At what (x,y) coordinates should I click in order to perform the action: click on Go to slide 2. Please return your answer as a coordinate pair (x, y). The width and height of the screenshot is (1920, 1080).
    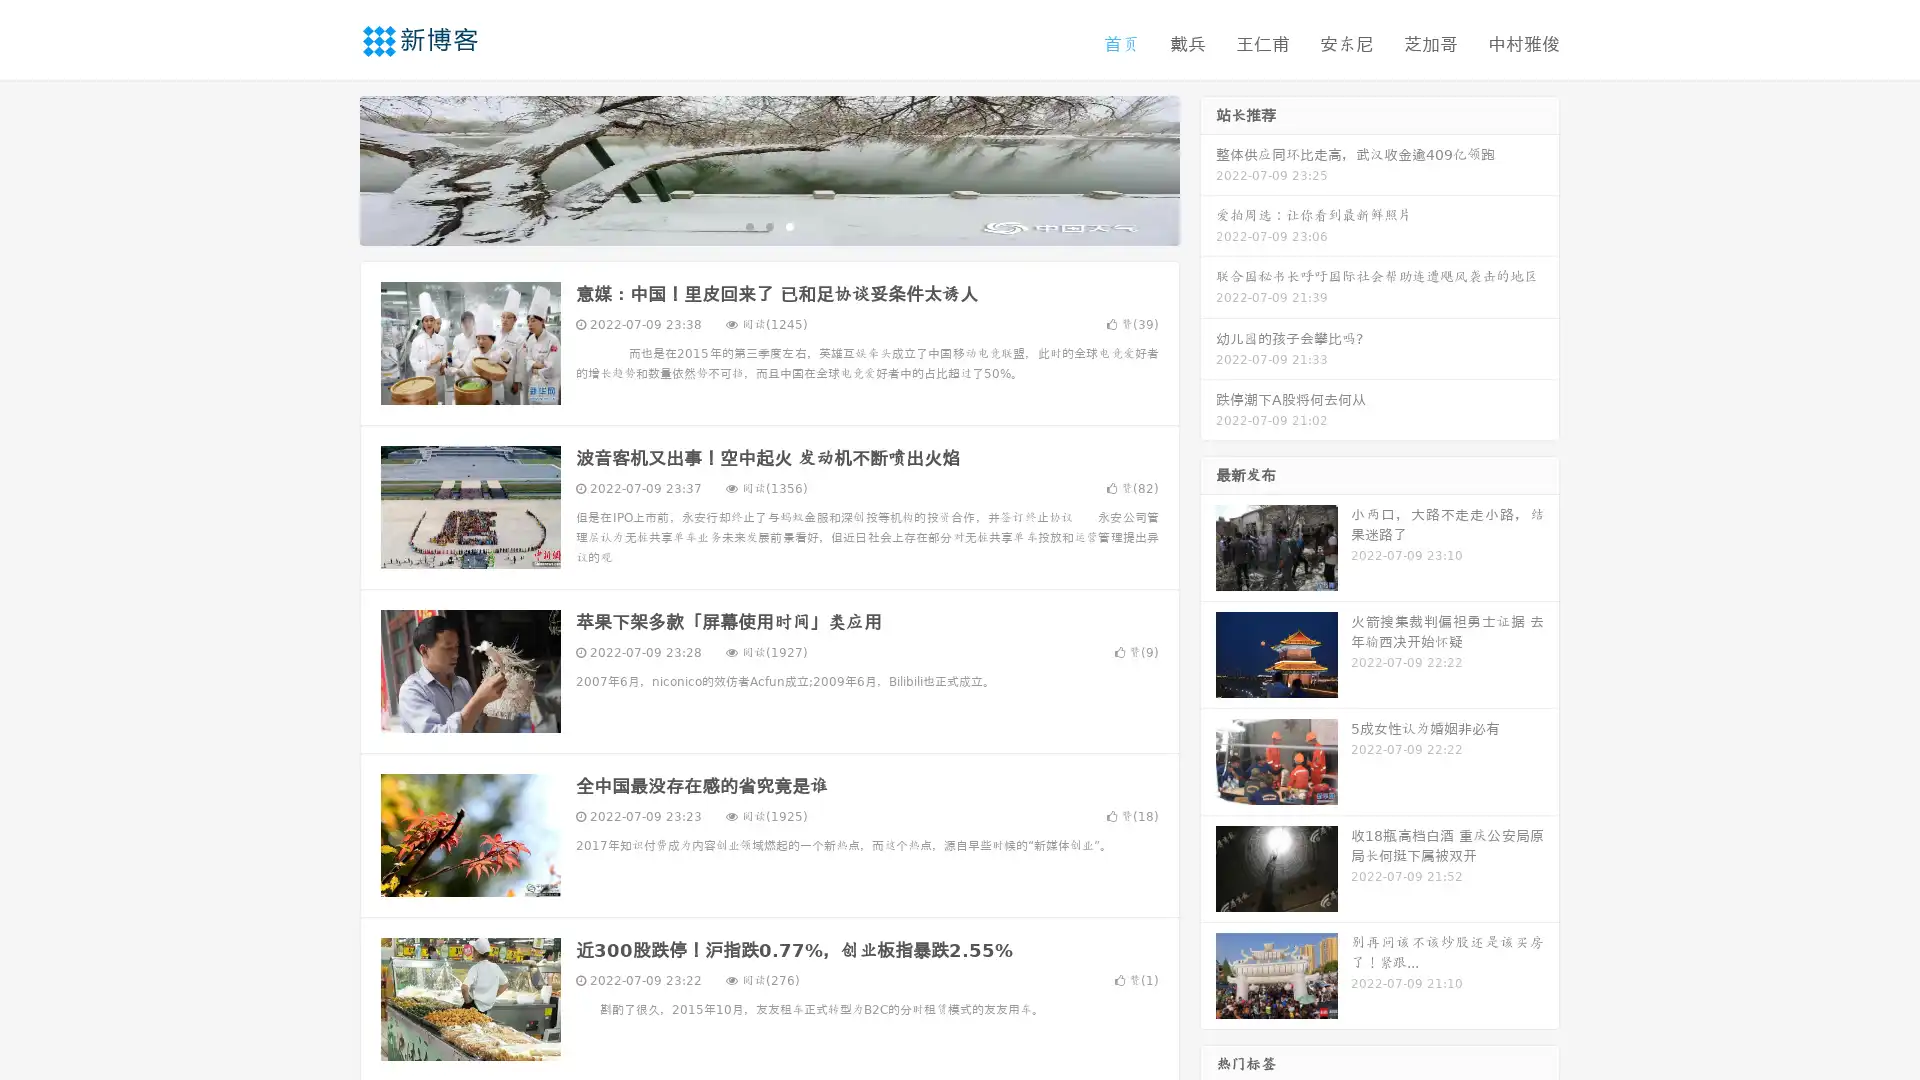
    Looking at the image, I should click on (768, 225).